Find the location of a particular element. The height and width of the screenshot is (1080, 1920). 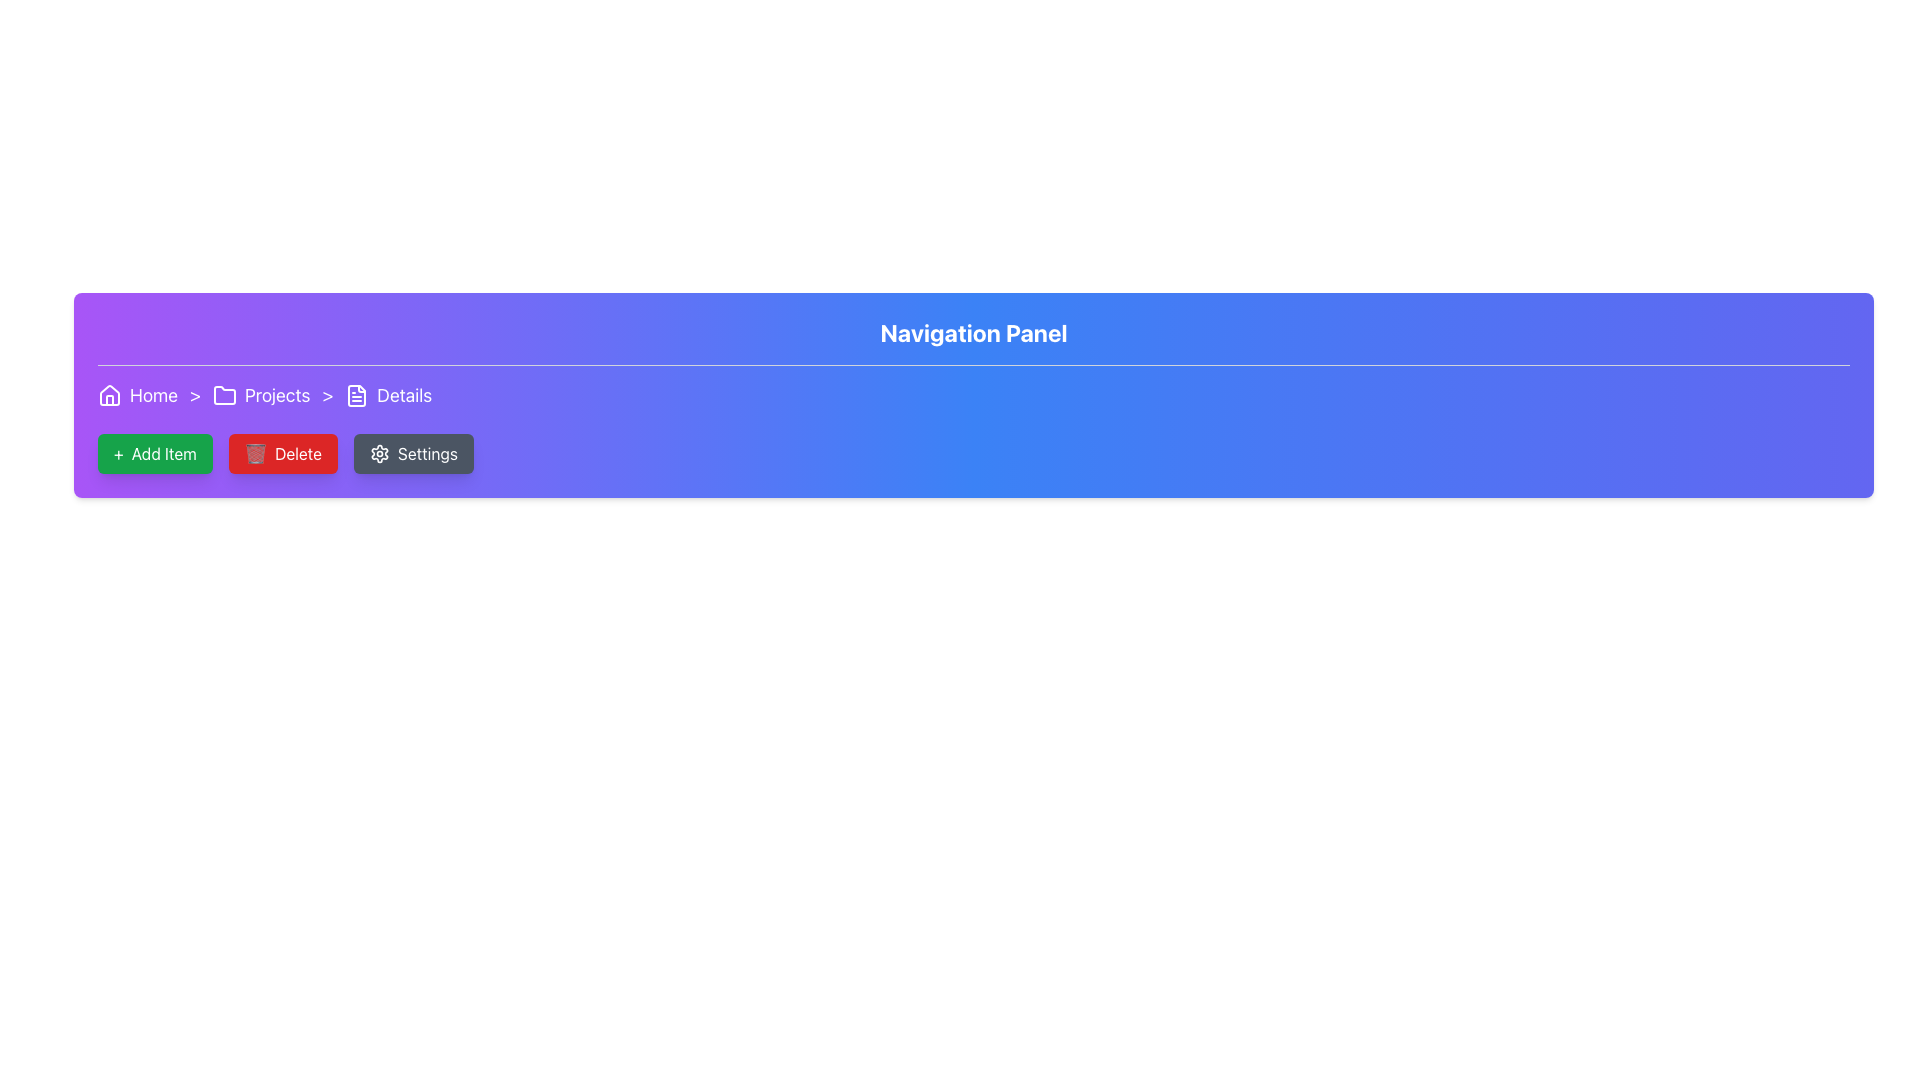

the 'Projects' text label in the breadcrumb navigation is located at coordinates (276, 396).